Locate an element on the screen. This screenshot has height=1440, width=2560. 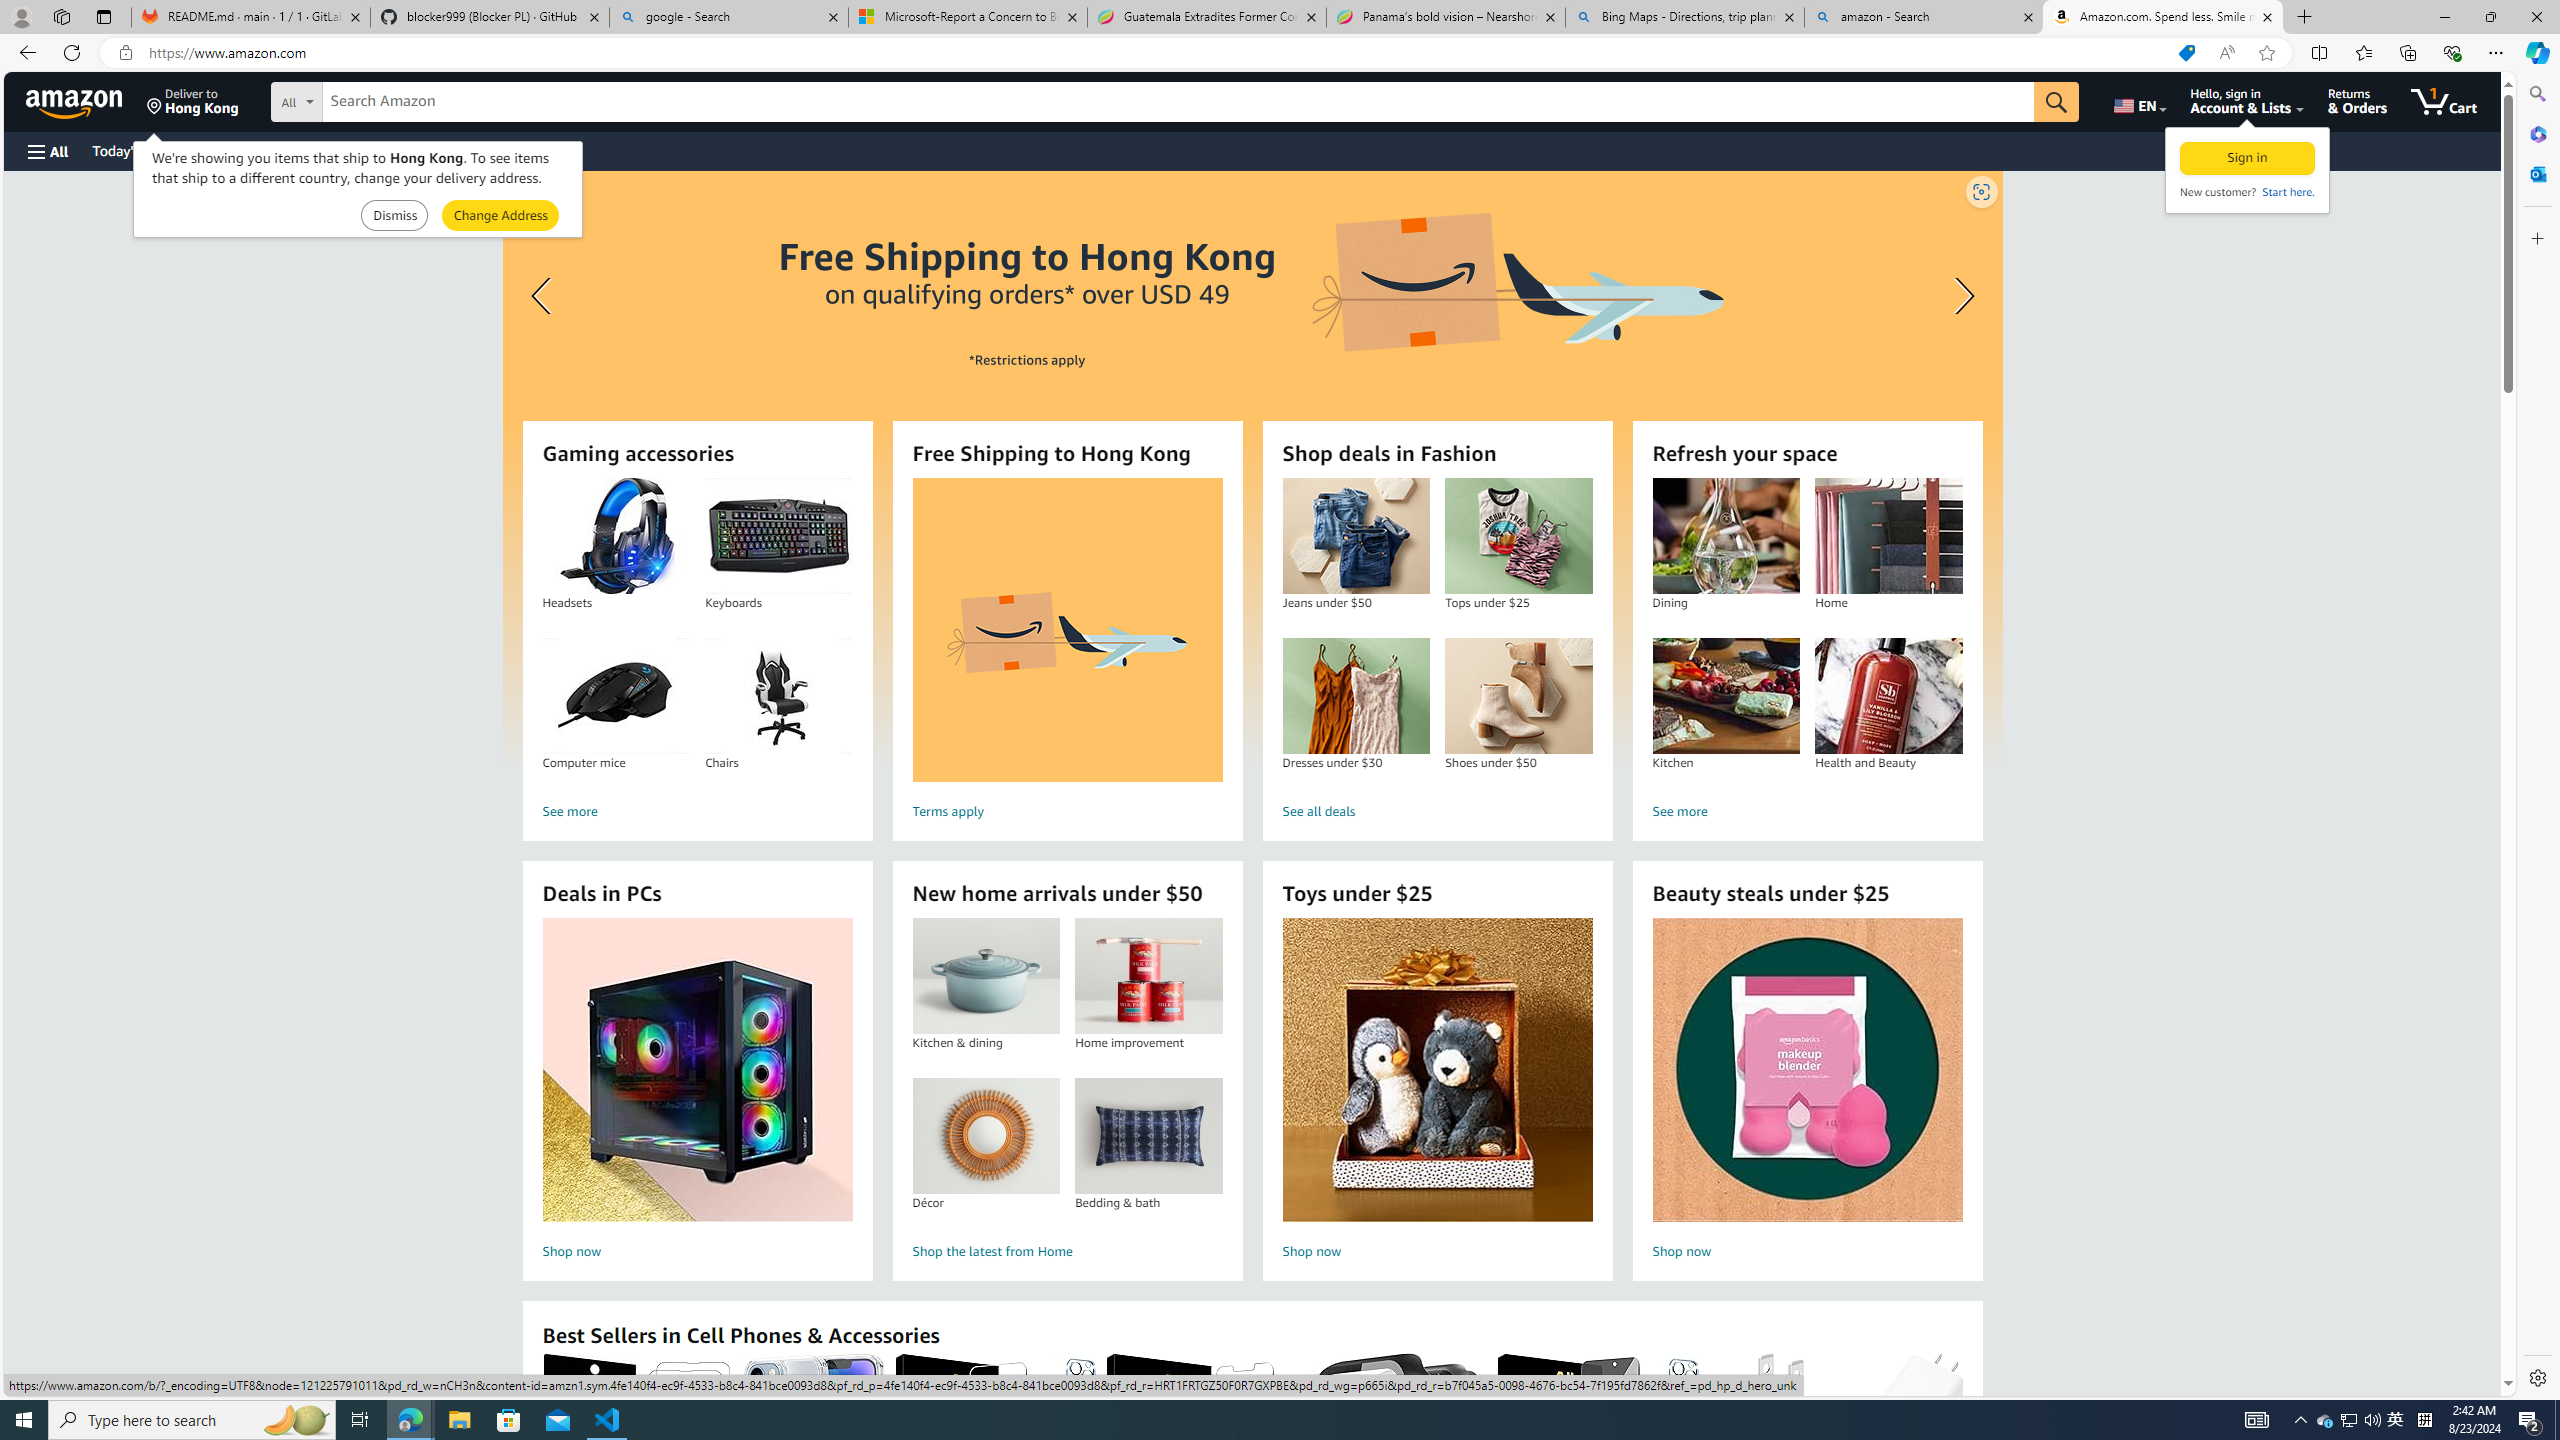
'Shoes under $50' is located at coordinates (1519, 696).